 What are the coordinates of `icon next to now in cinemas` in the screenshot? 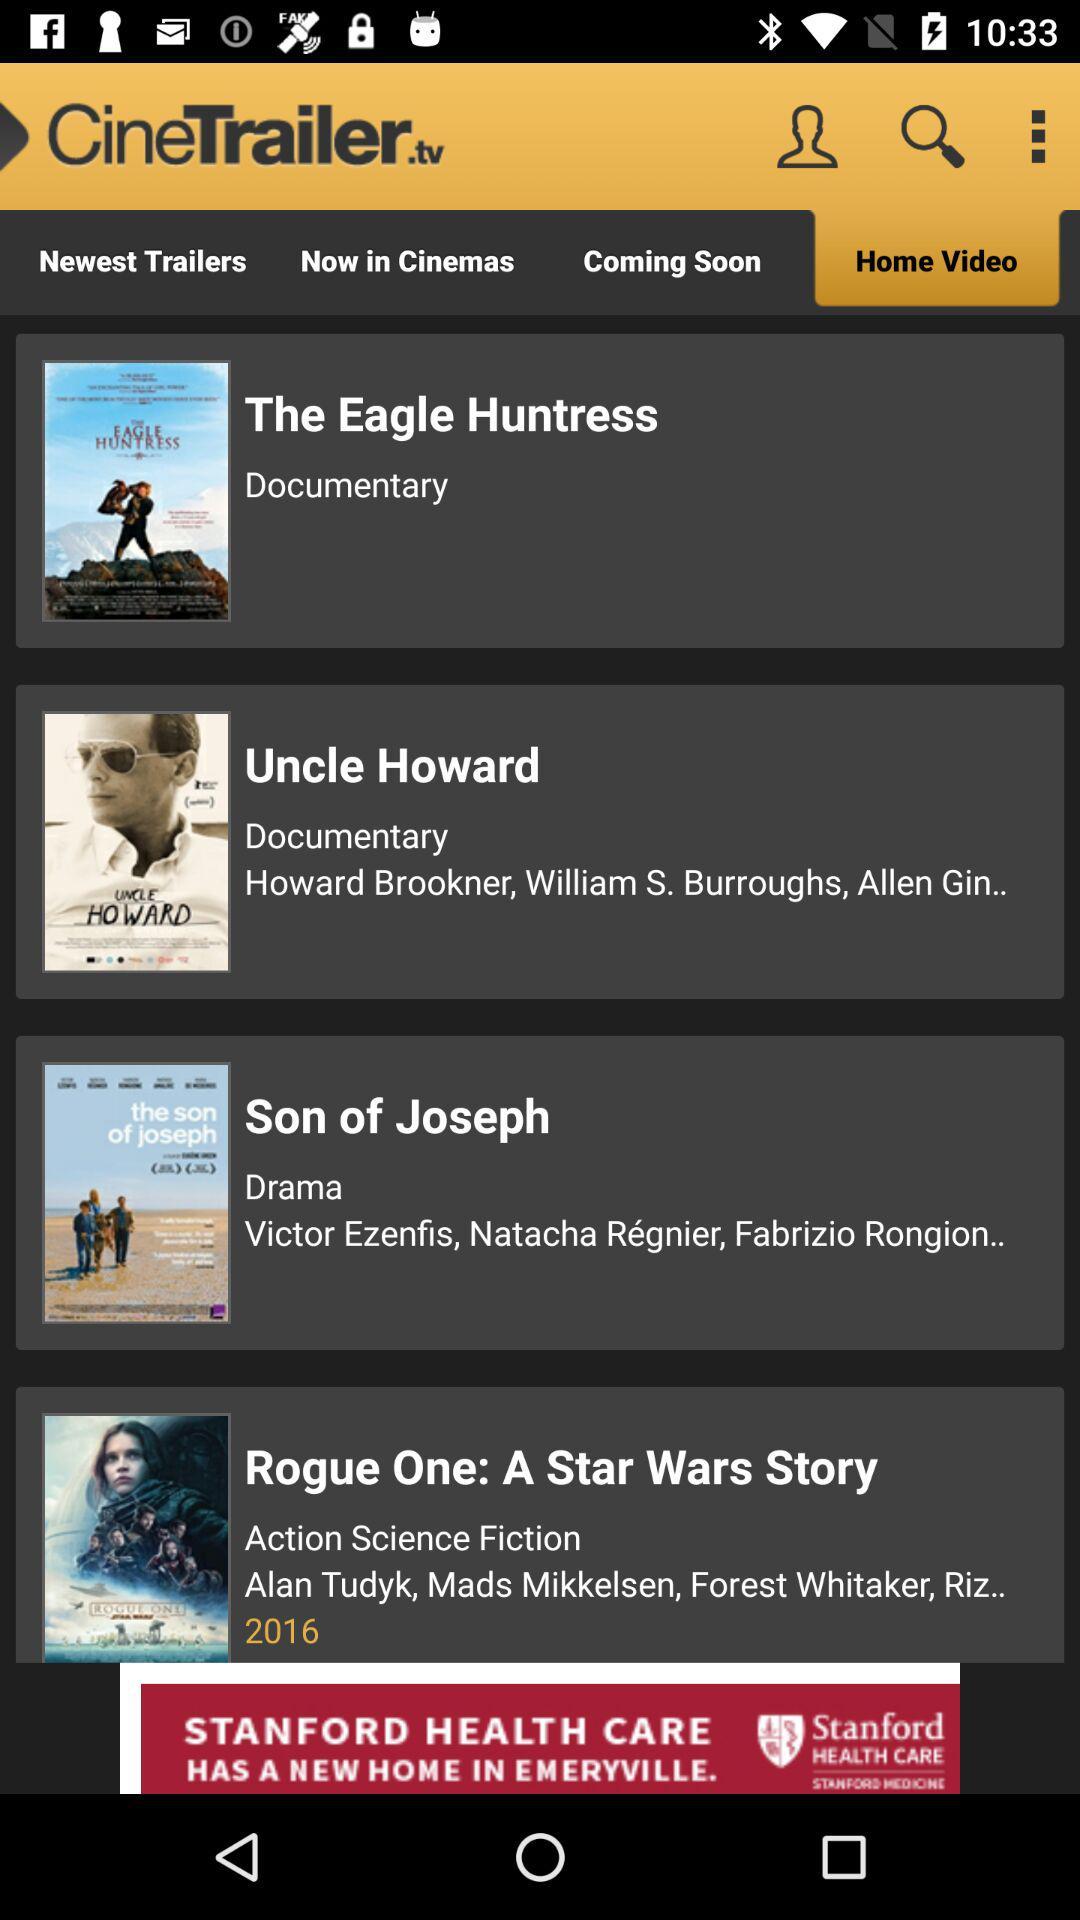 It's located at (141, 261).